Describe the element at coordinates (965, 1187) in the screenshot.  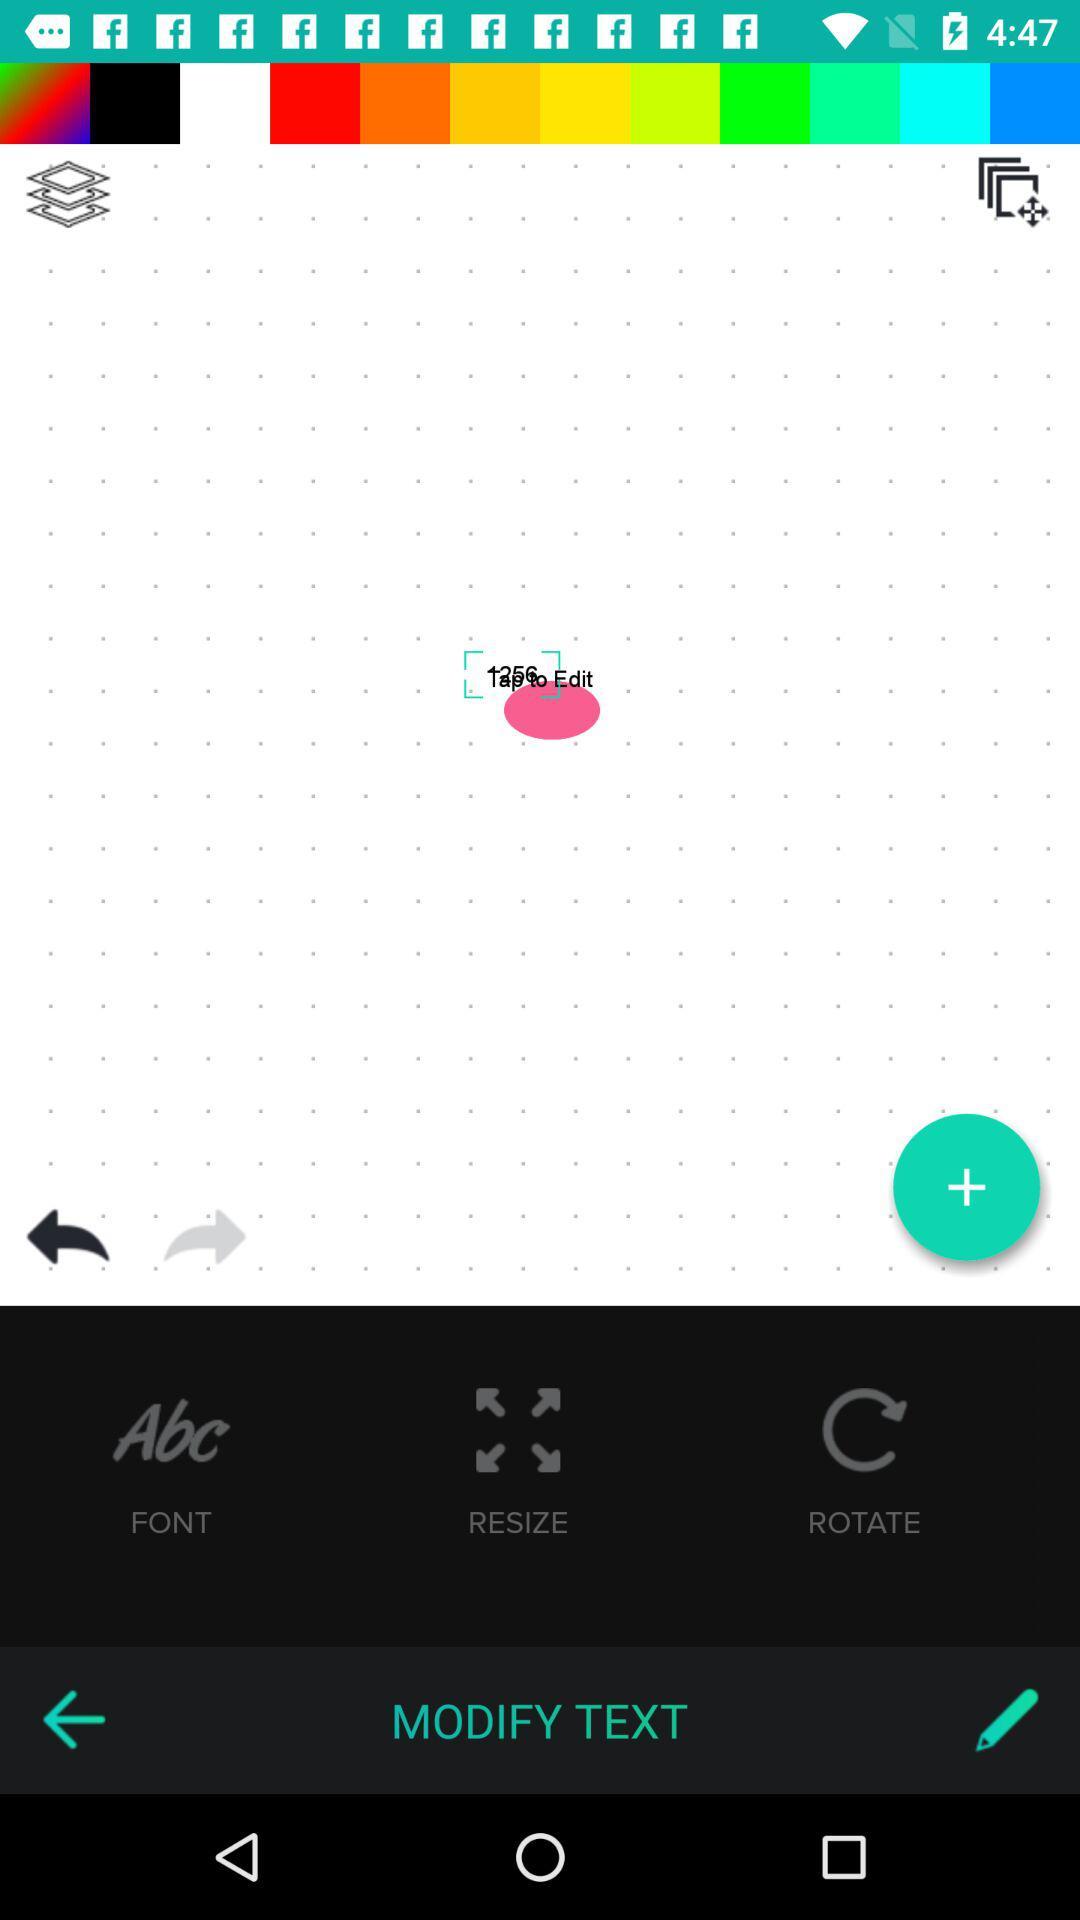
I see `content` at that location.